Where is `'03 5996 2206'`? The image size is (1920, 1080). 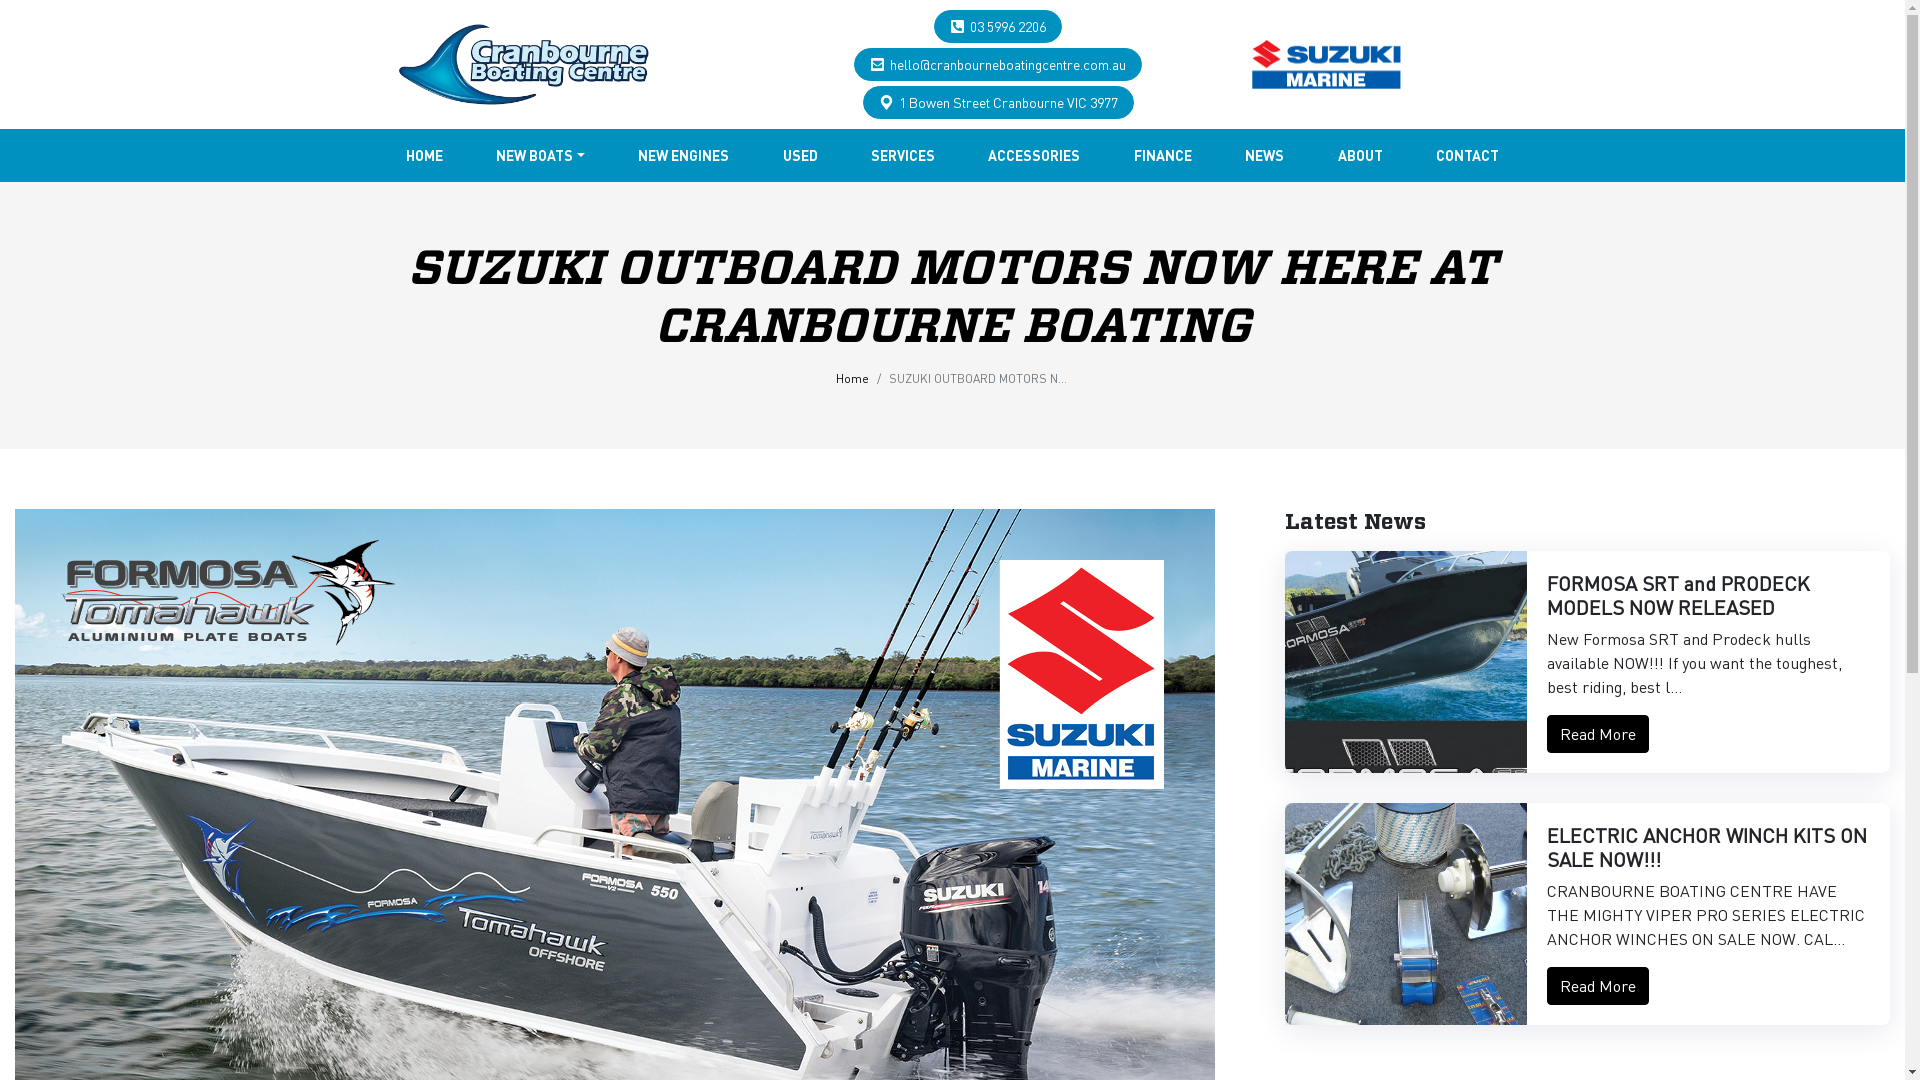 '03 5996 2206' is located at coordinates (1008, 26).